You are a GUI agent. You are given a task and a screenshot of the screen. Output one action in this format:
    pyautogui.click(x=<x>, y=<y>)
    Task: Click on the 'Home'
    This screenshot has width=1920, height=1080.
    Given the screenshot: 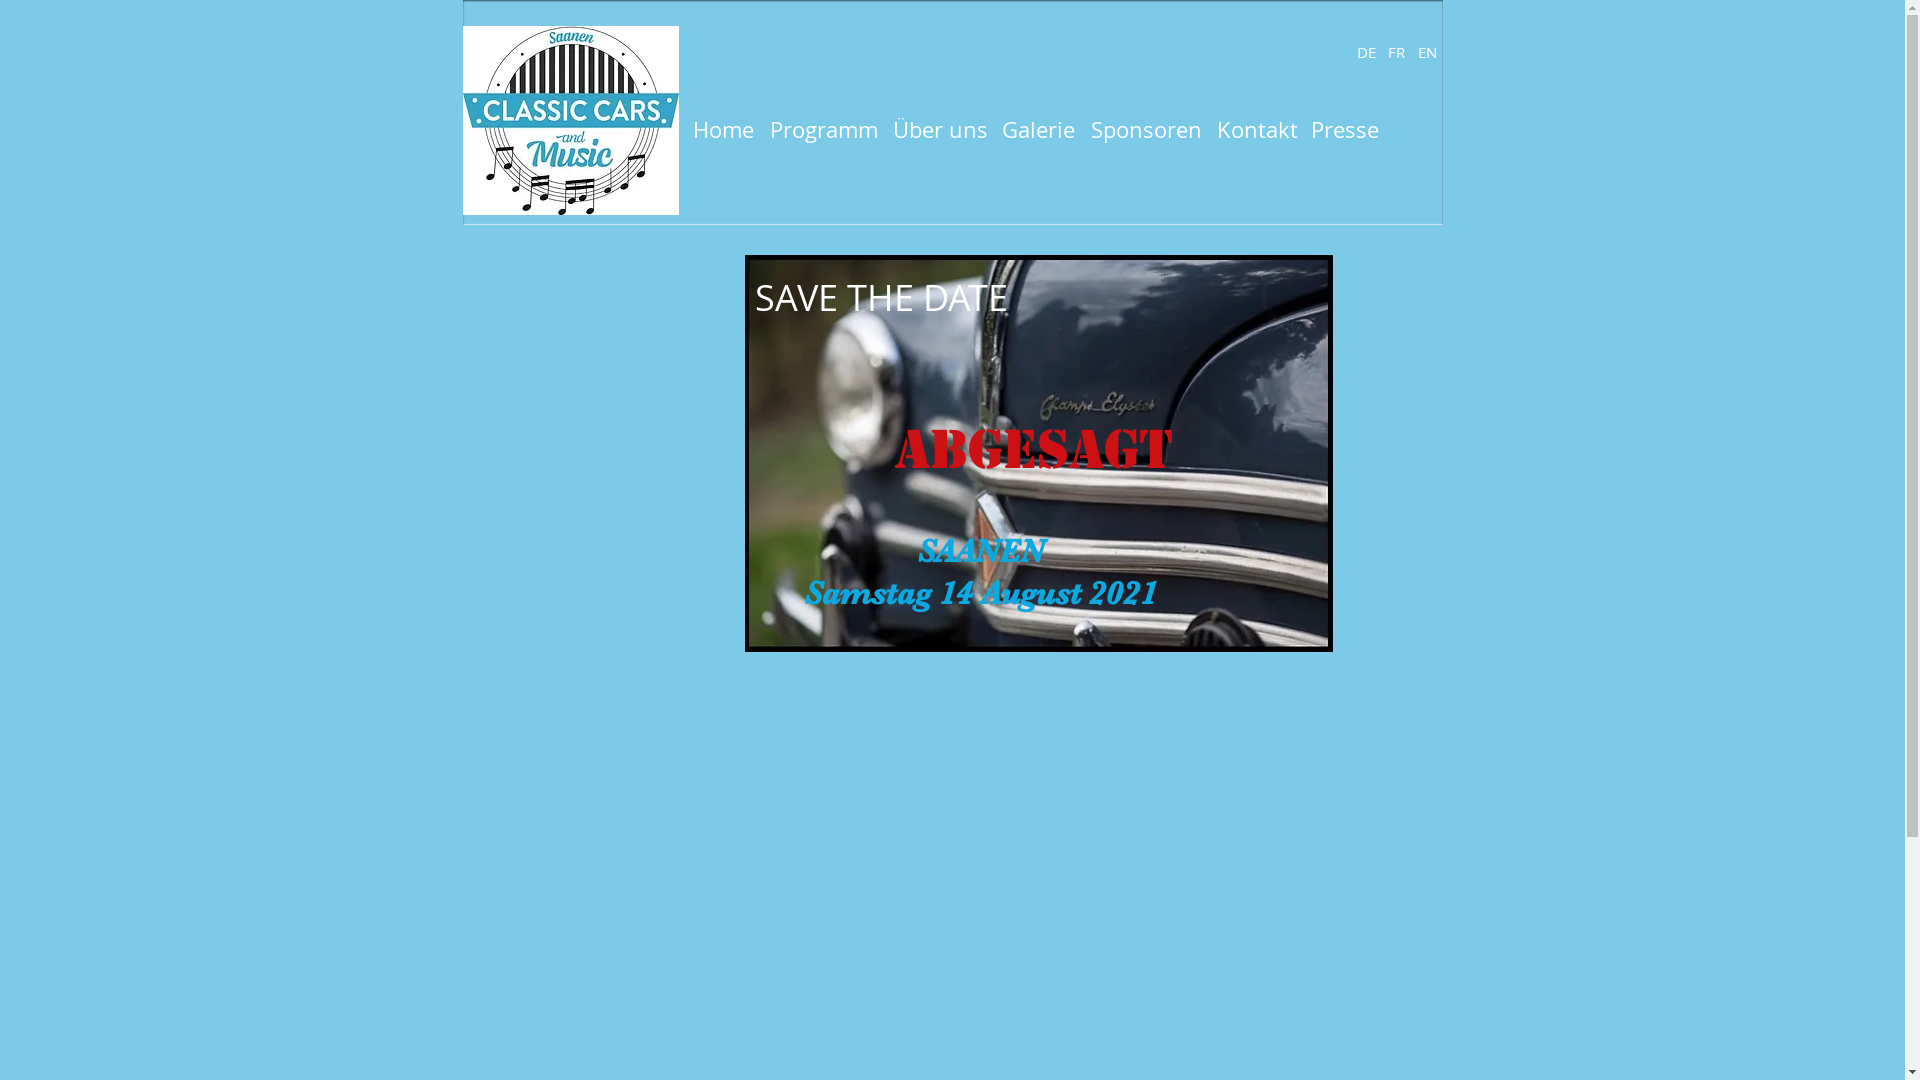 What is the action you would take?
    pyautogui.click(x=691, y=130)
    